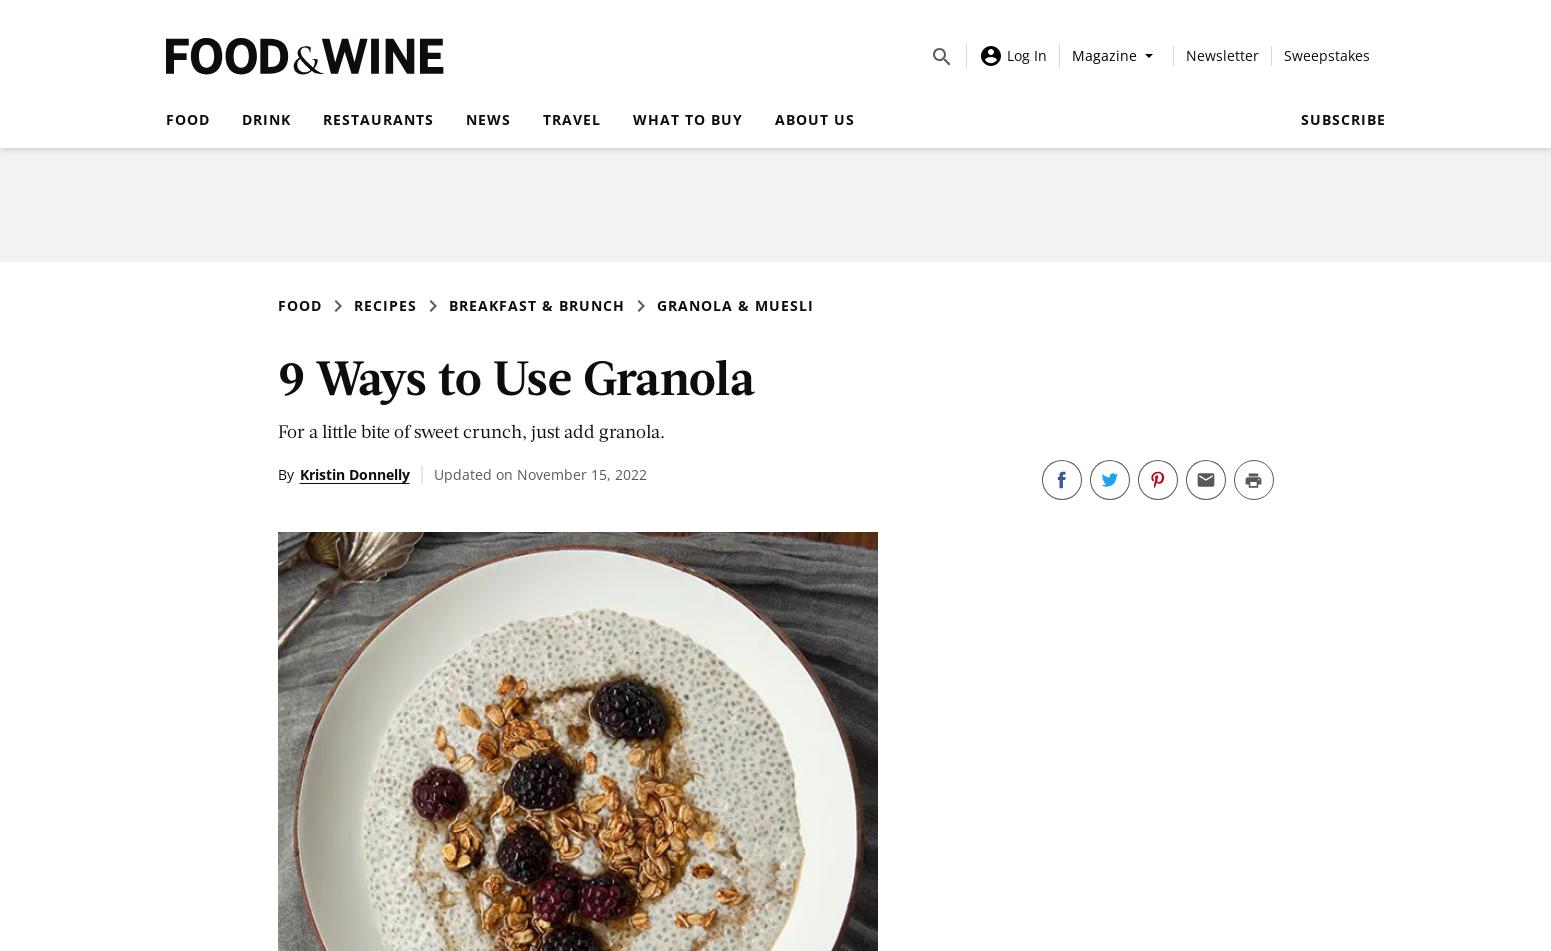  Describe the element at coordinates (352, 474) in the screenshot. I see `'Kristin Donnelly'` at that location.